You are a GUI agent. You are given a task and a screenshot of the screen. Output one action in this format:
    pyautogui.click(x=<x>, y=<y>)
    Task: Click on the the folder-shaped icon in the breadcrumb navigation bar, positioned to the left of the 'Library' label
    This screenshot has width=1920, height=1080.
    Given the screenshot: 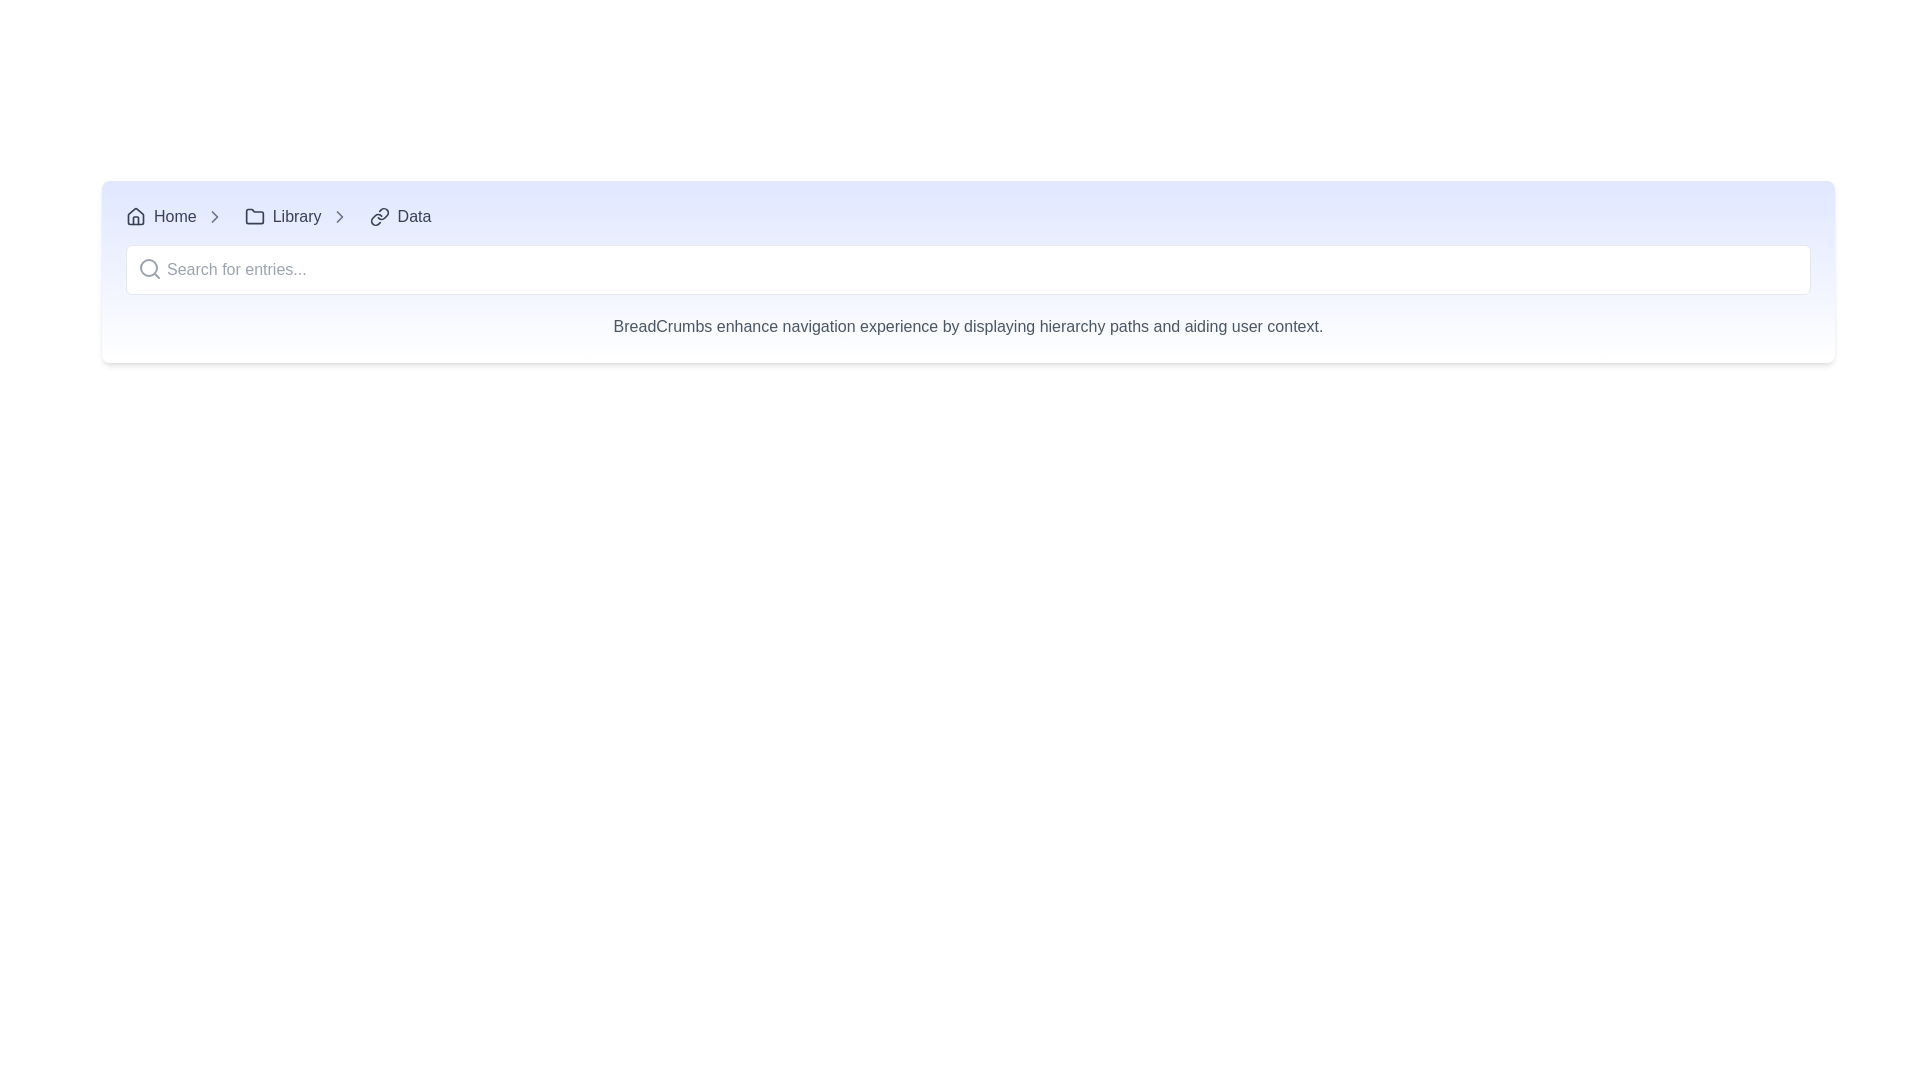 What is the action you would take?
    pyautogui.click(x=253, y=216)
    